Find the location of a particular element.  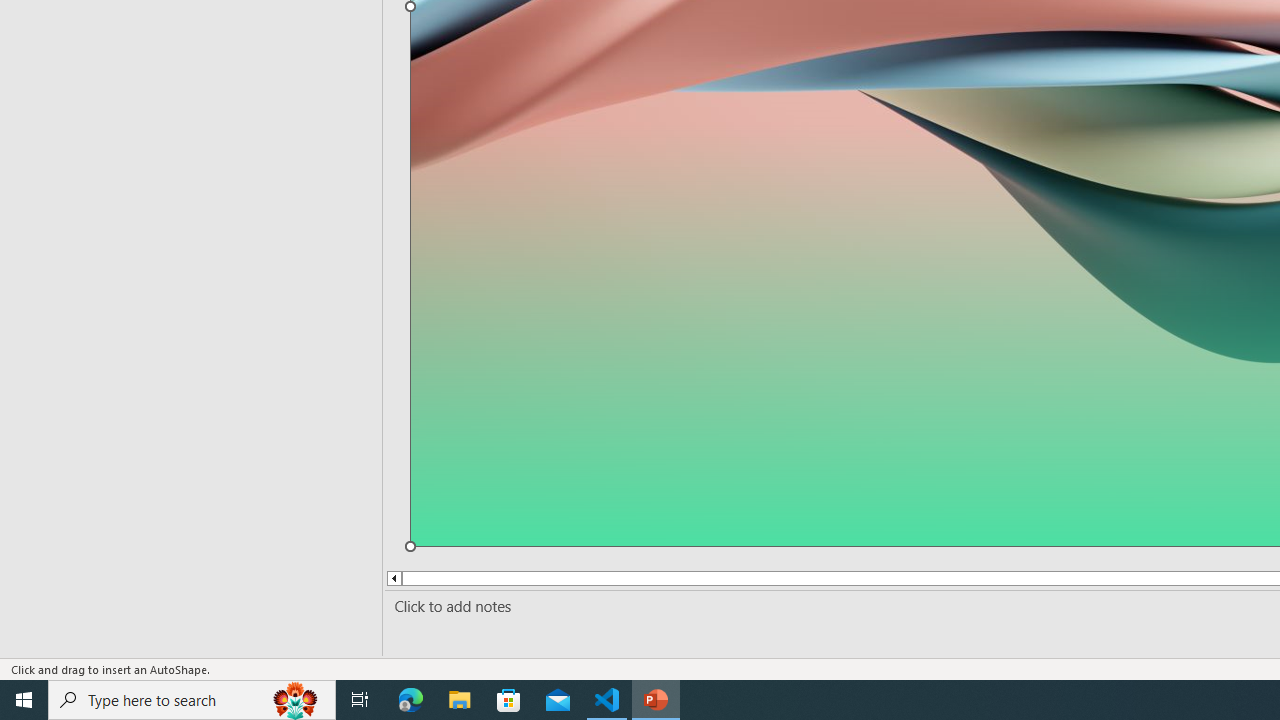

'Line up' is located at coordinates (393, 578).